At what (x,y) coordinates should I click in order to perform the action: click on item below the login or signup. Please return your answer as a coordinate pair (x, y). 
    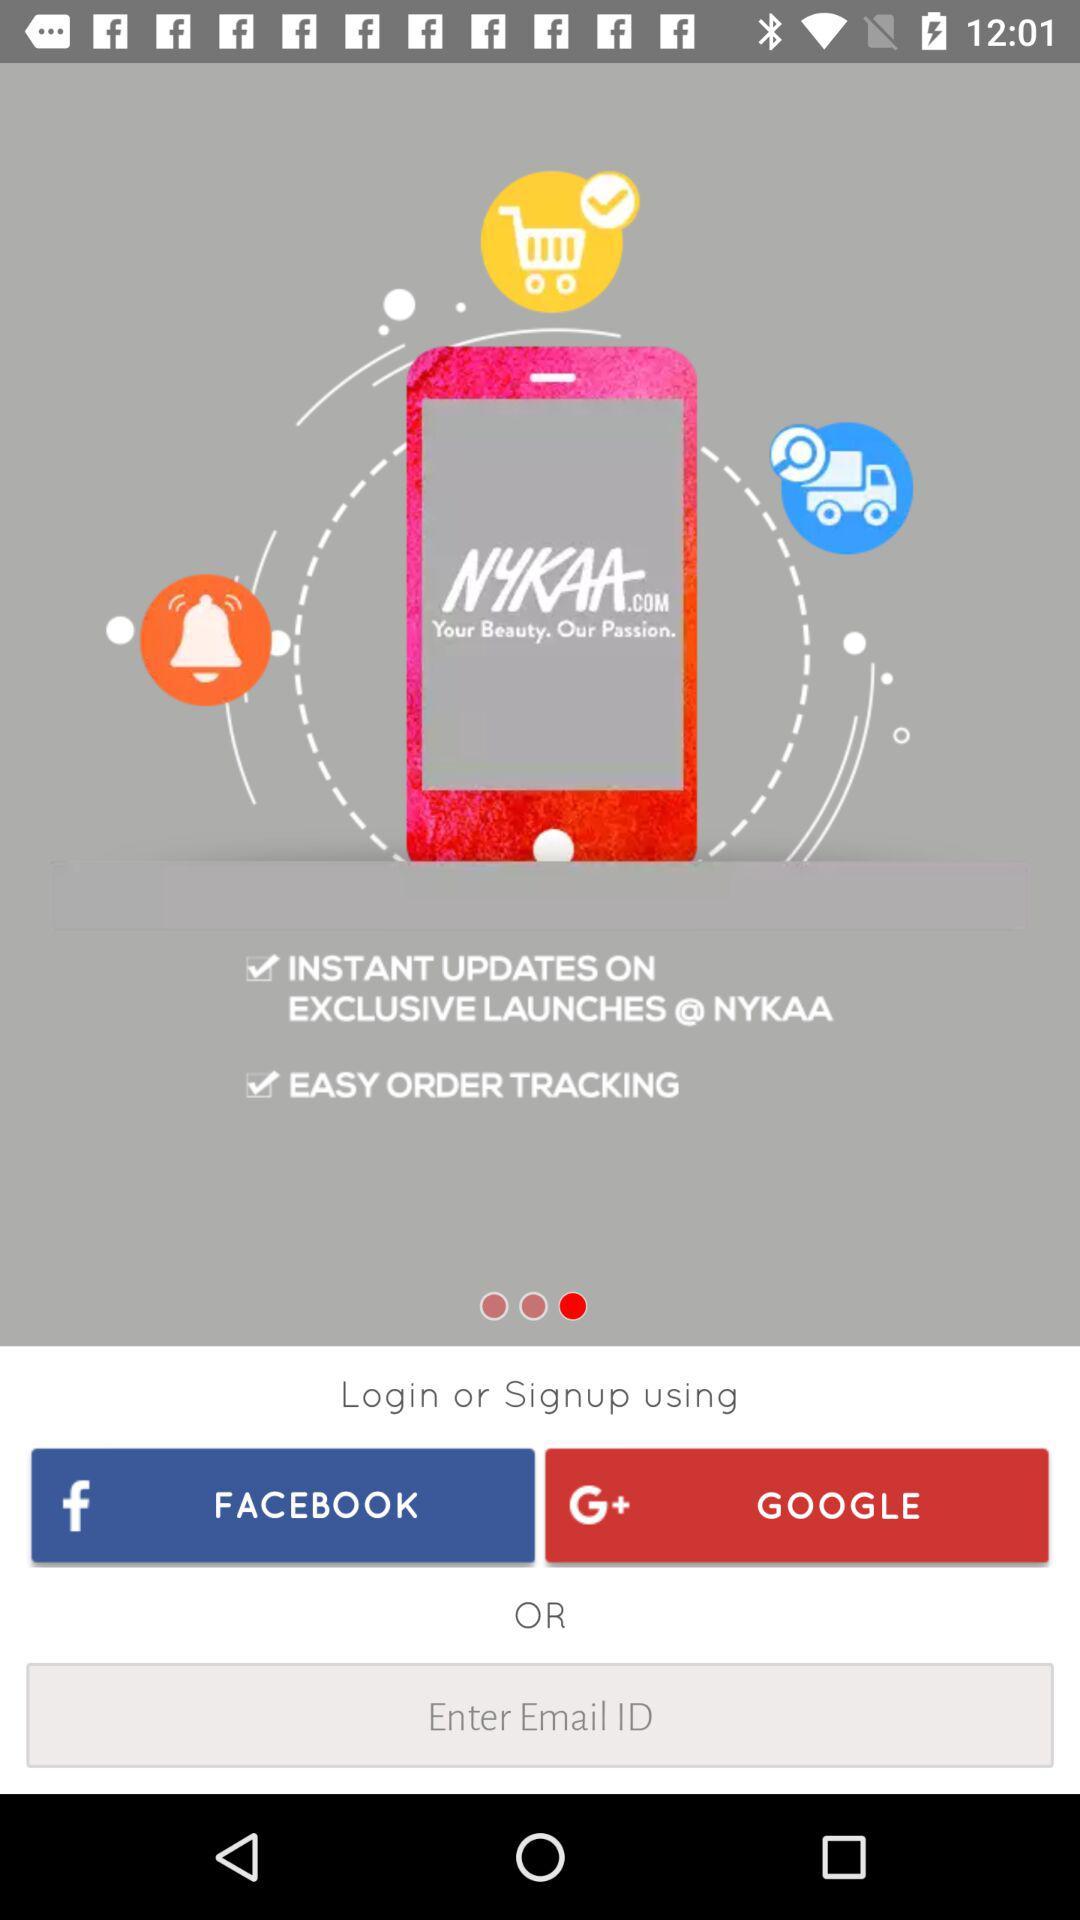
    Looking at the image, I should click on (283, 1504).